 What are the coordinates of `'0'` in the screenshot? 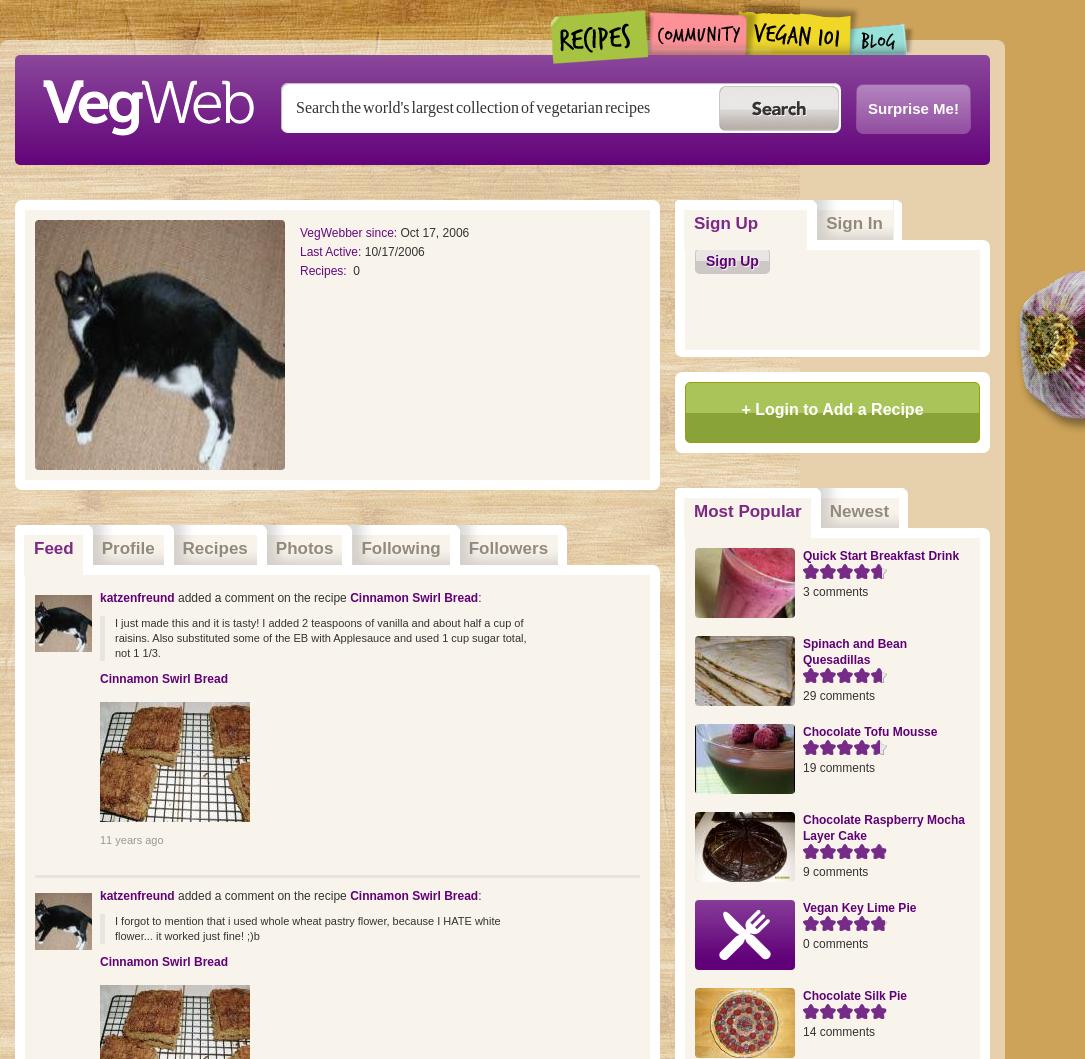 It's located at (356, 270).